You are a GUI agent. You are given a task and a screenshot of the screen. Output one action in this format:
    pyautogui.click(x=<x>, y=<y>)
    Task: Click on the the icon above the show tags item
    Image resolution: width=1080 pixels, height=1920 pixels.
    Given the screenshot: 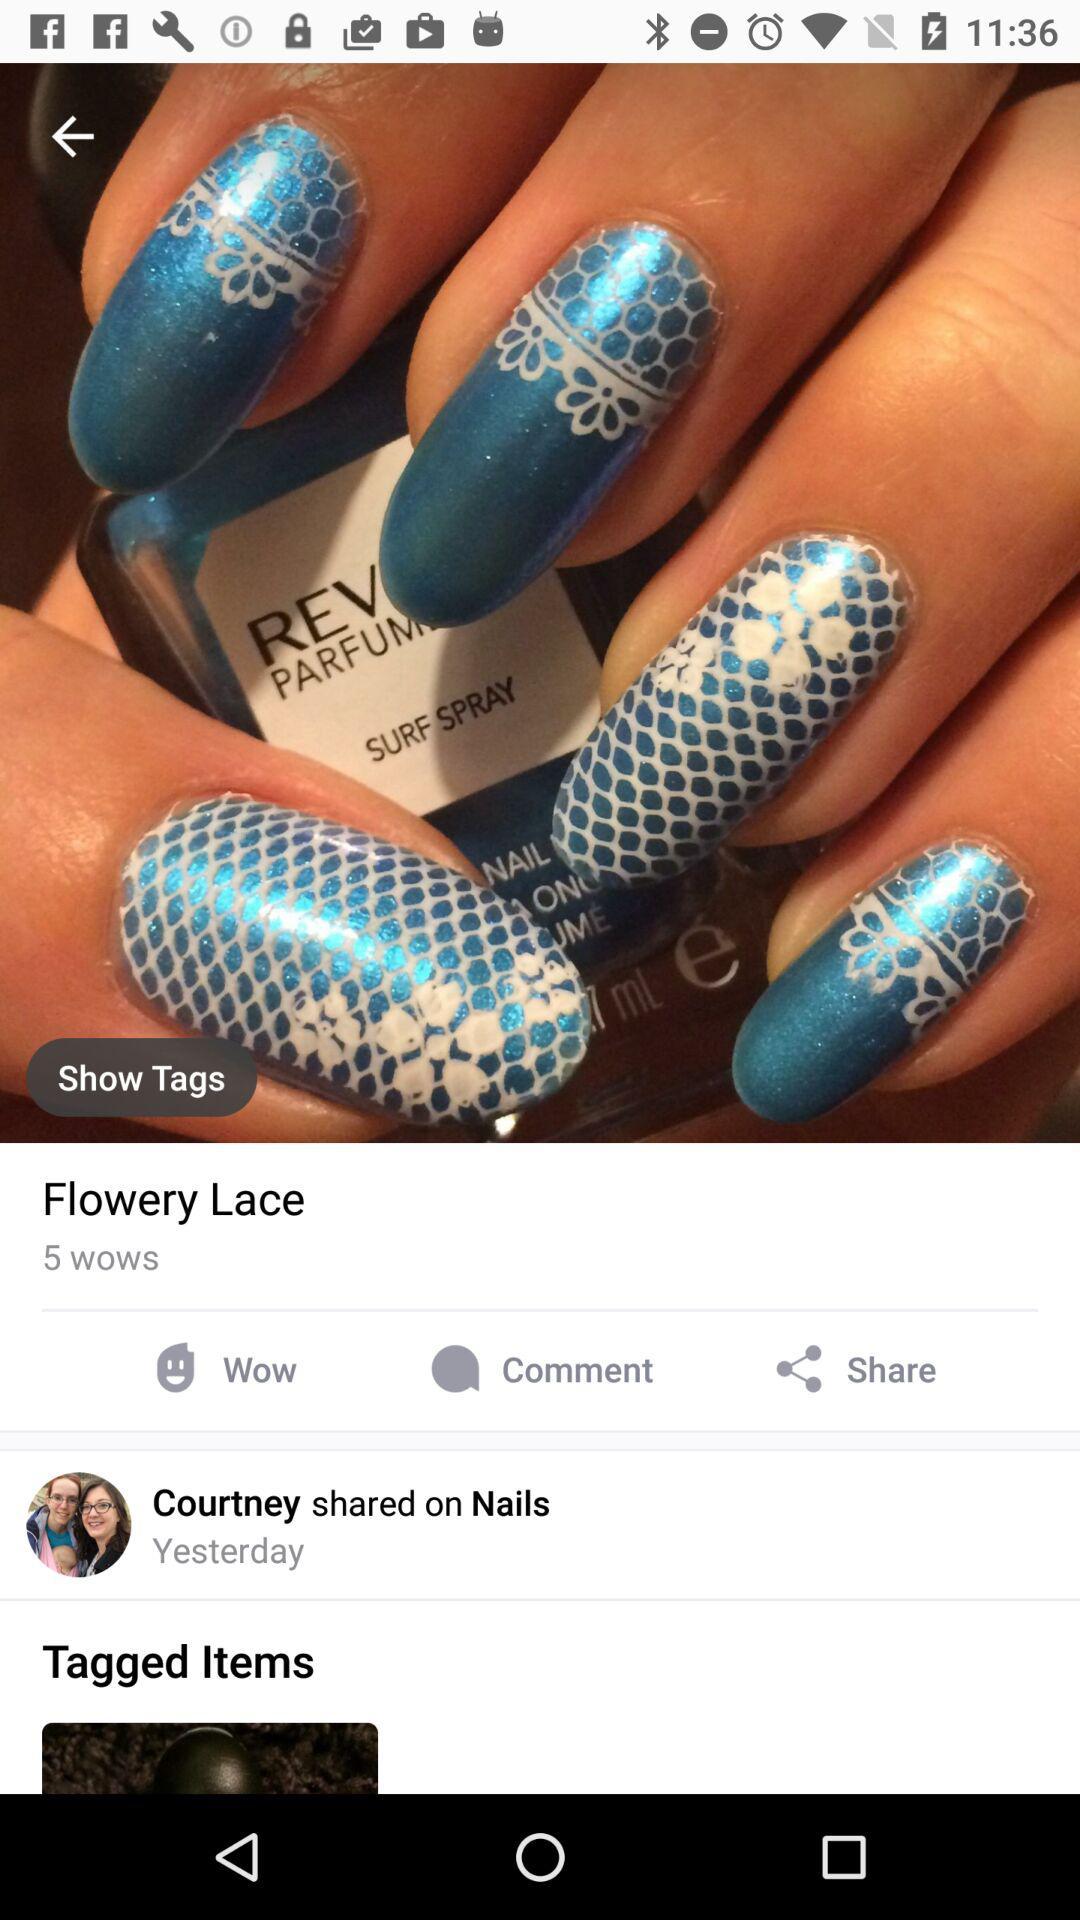 What is the action you would take?
    pyautogui.click(x=72, y=135)
    